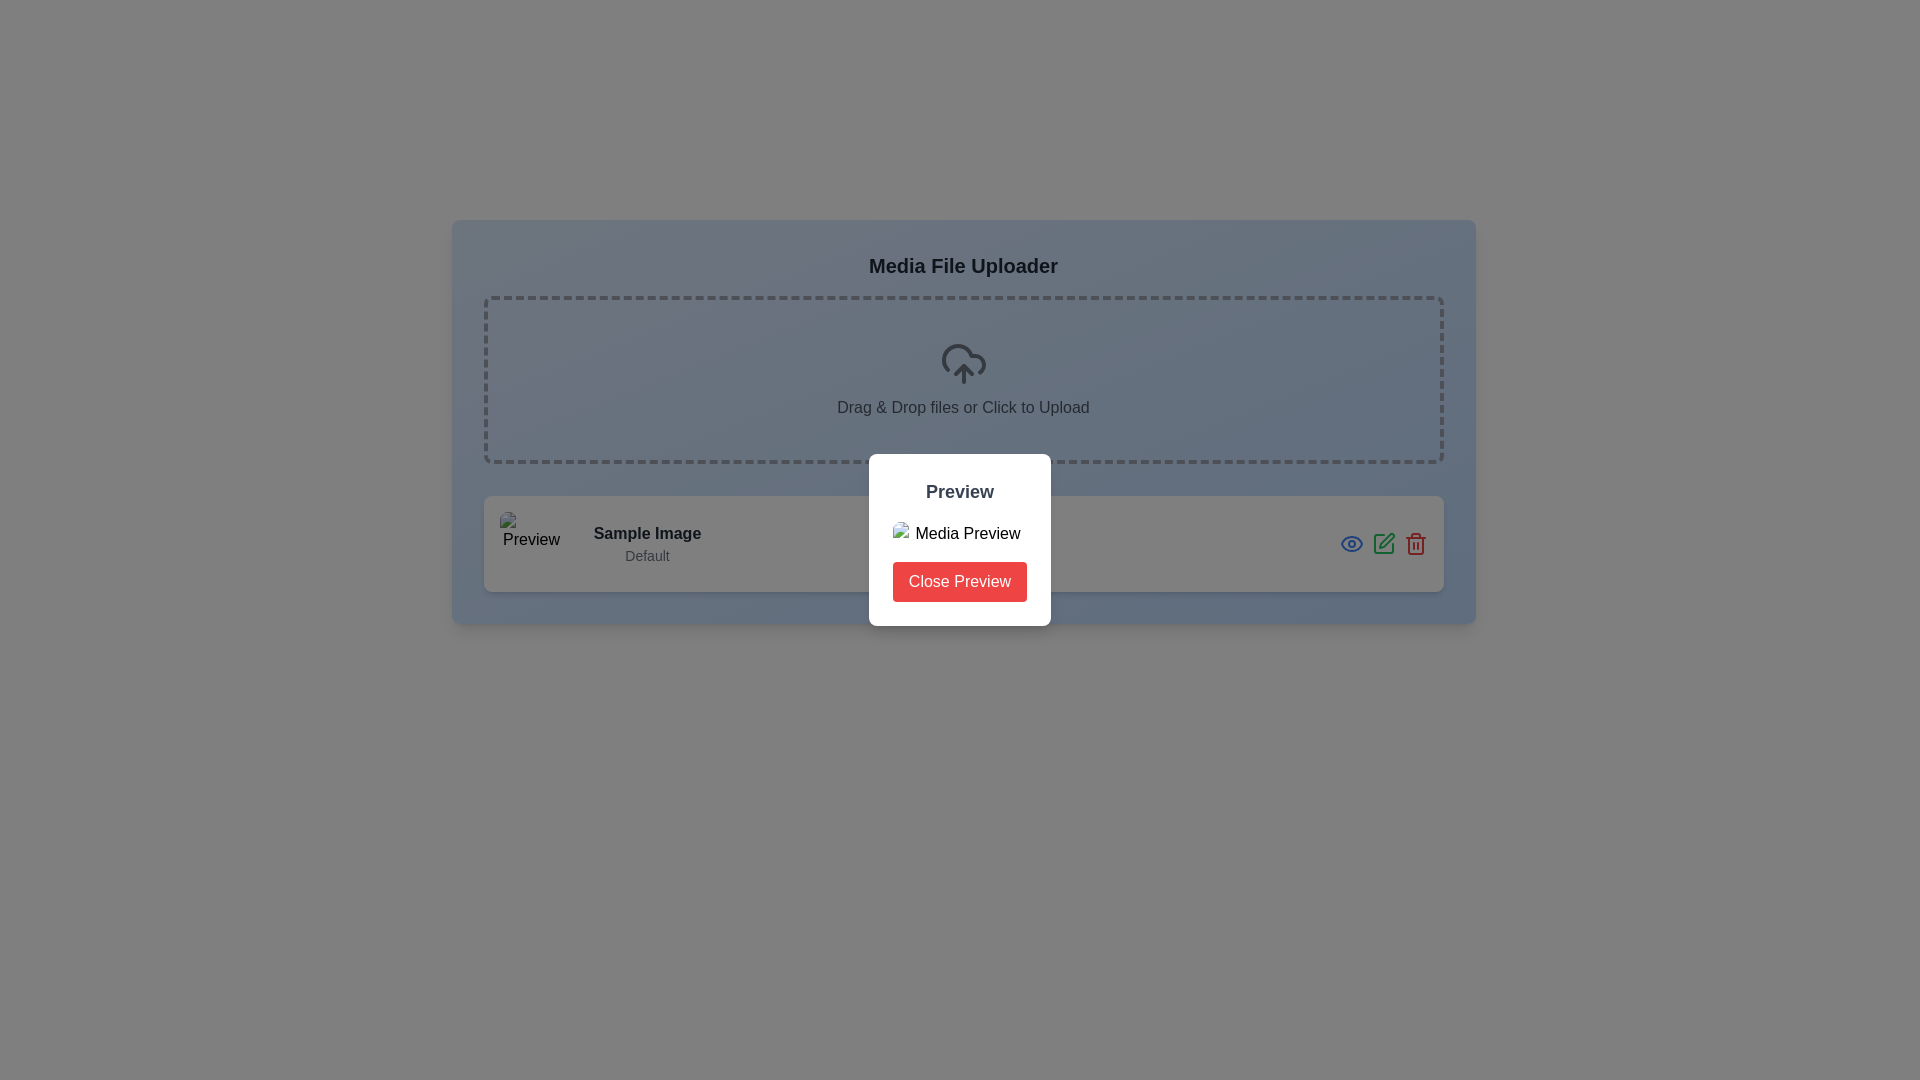 The image size is (1920, 1080). Describe the element at coordinates (647, 532) in the screenshot. I see `text label containing 'Sample Image' which is styled bold and truncated, located in the lower left region of the interface` at that location.